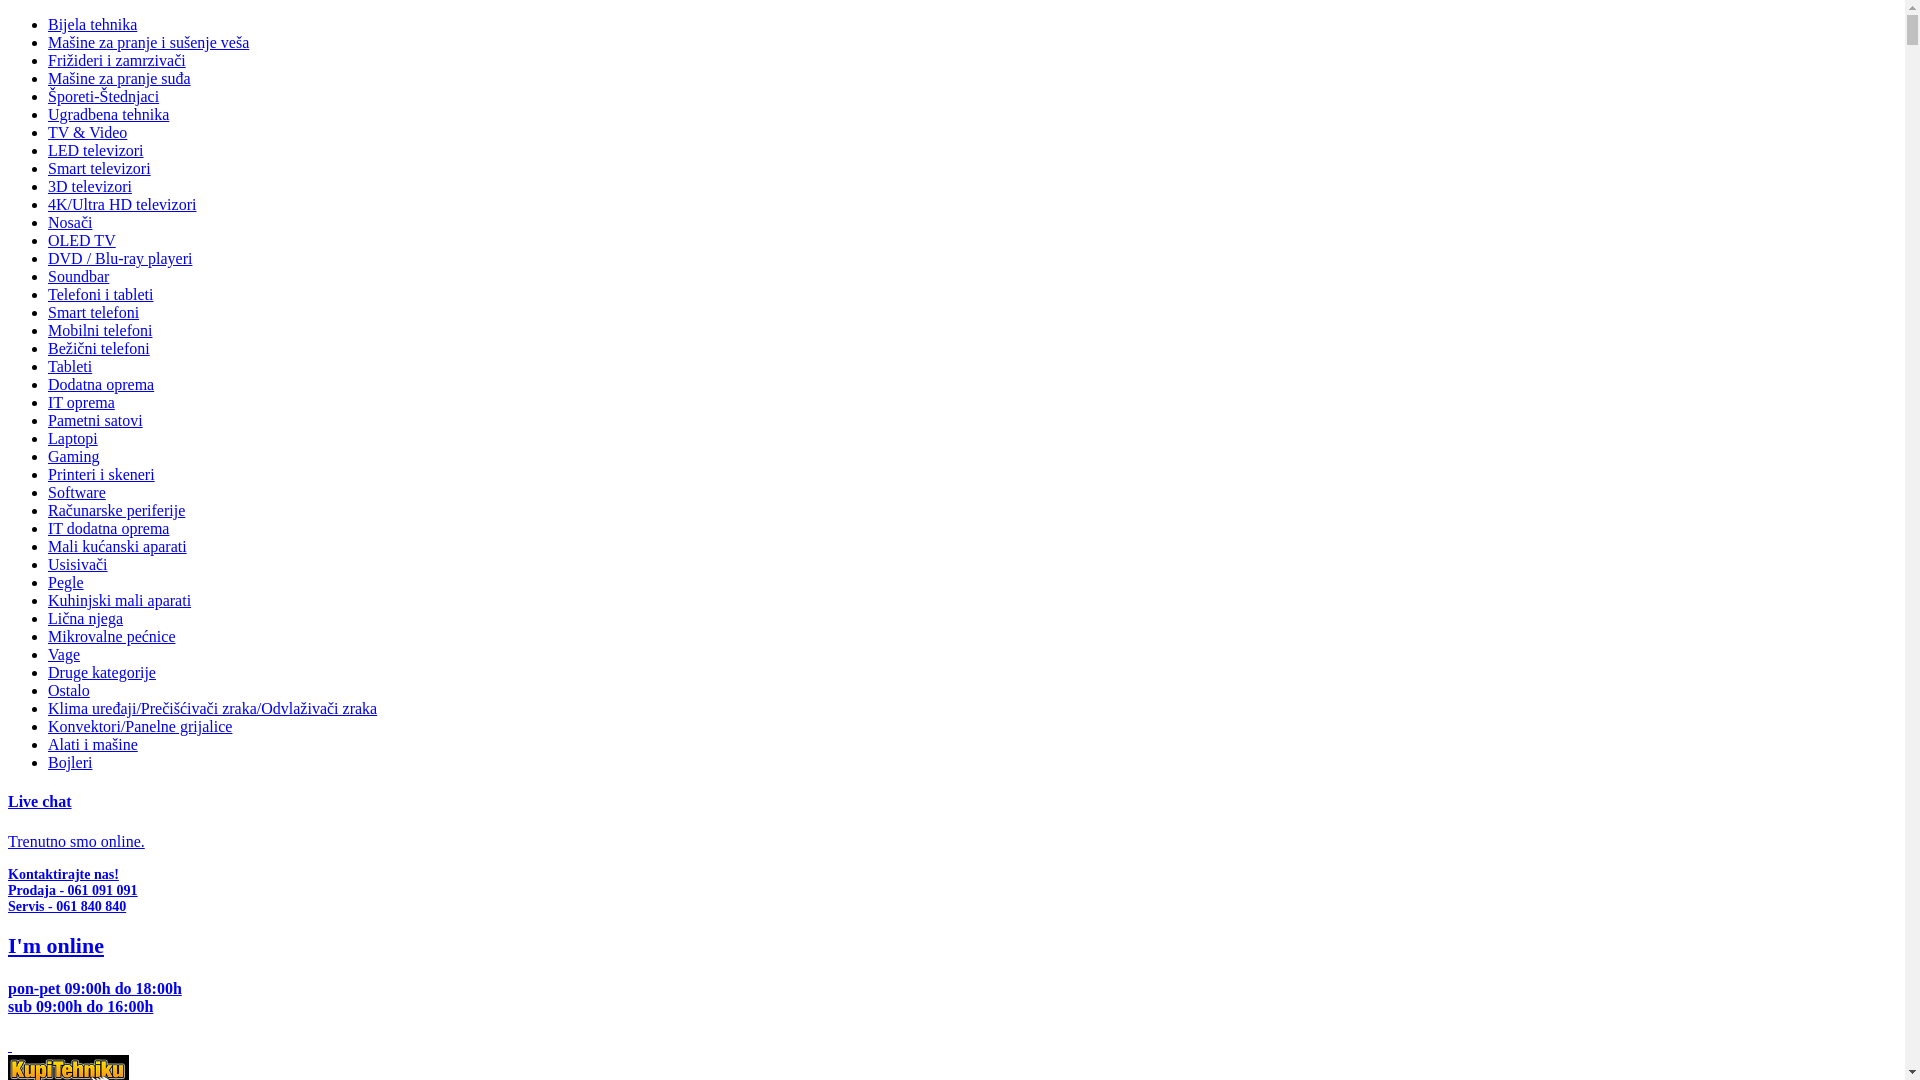 The height and width of the screenshot is (1080, 1920). Describe the element at coordinates (48, 672) in the screenshot. I see `'Druge kategorije'` at that location.